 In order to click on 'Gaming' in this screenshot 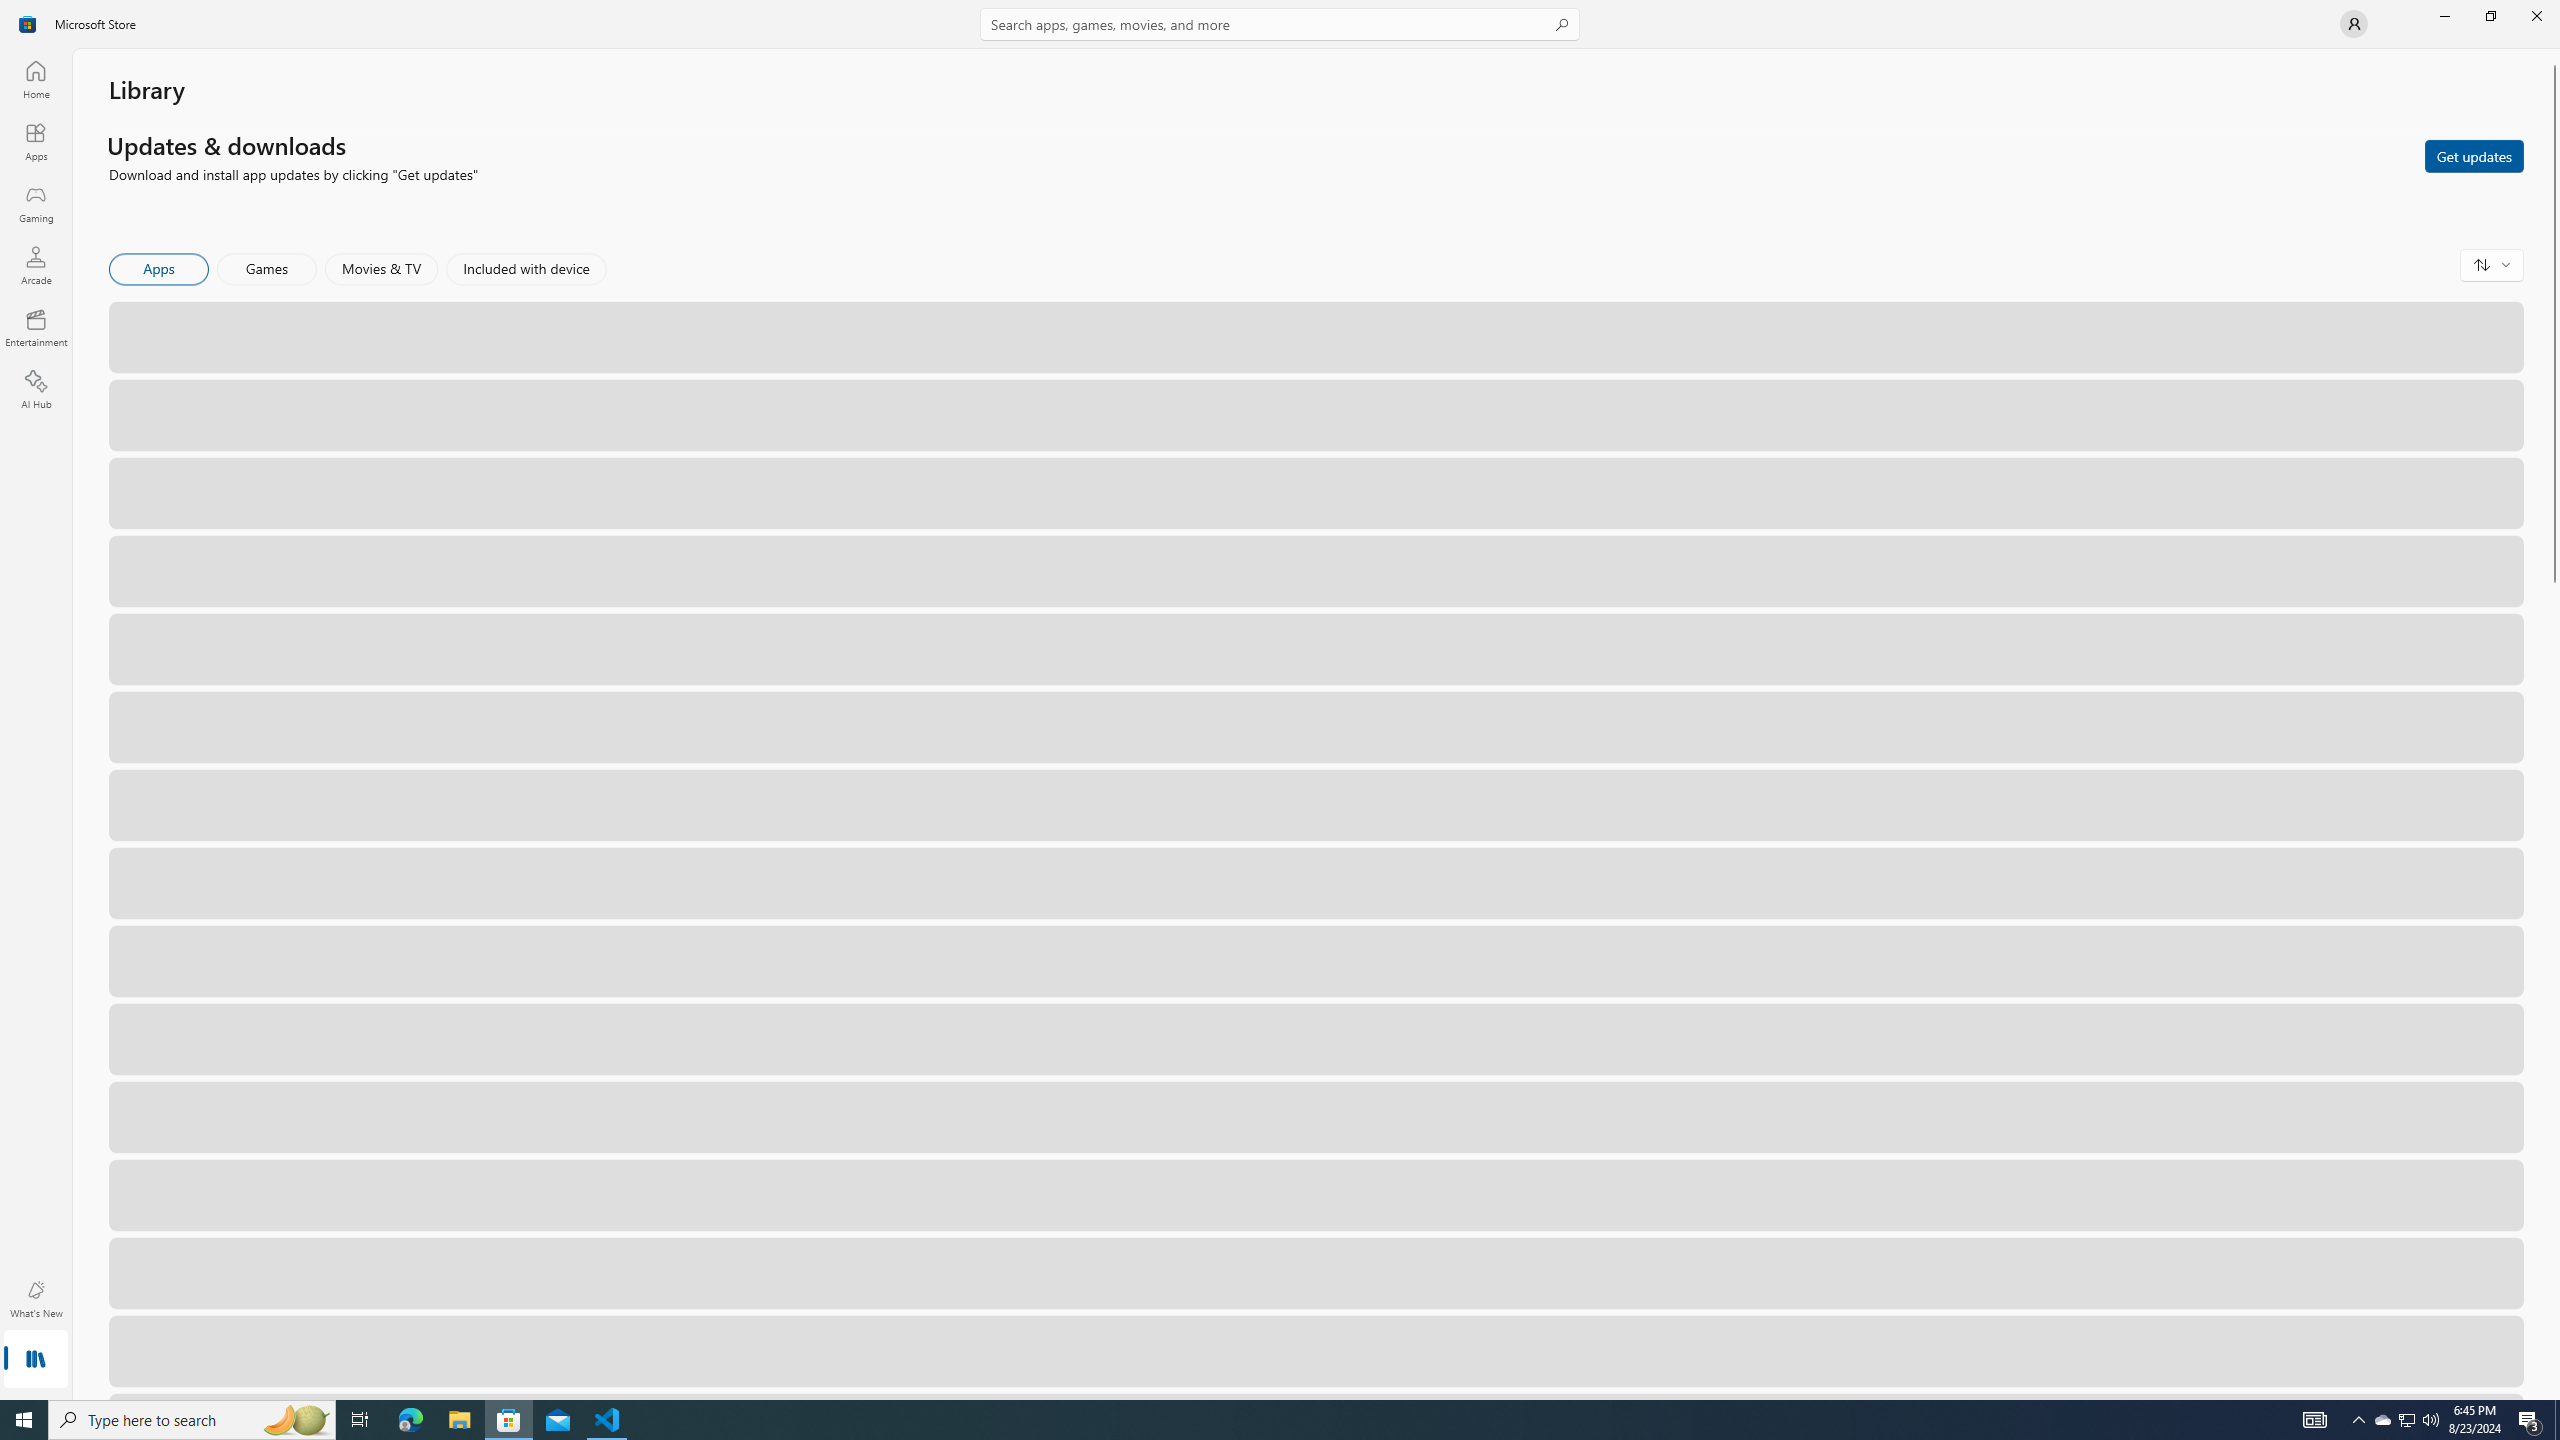, I will do `click(34, 202)`.